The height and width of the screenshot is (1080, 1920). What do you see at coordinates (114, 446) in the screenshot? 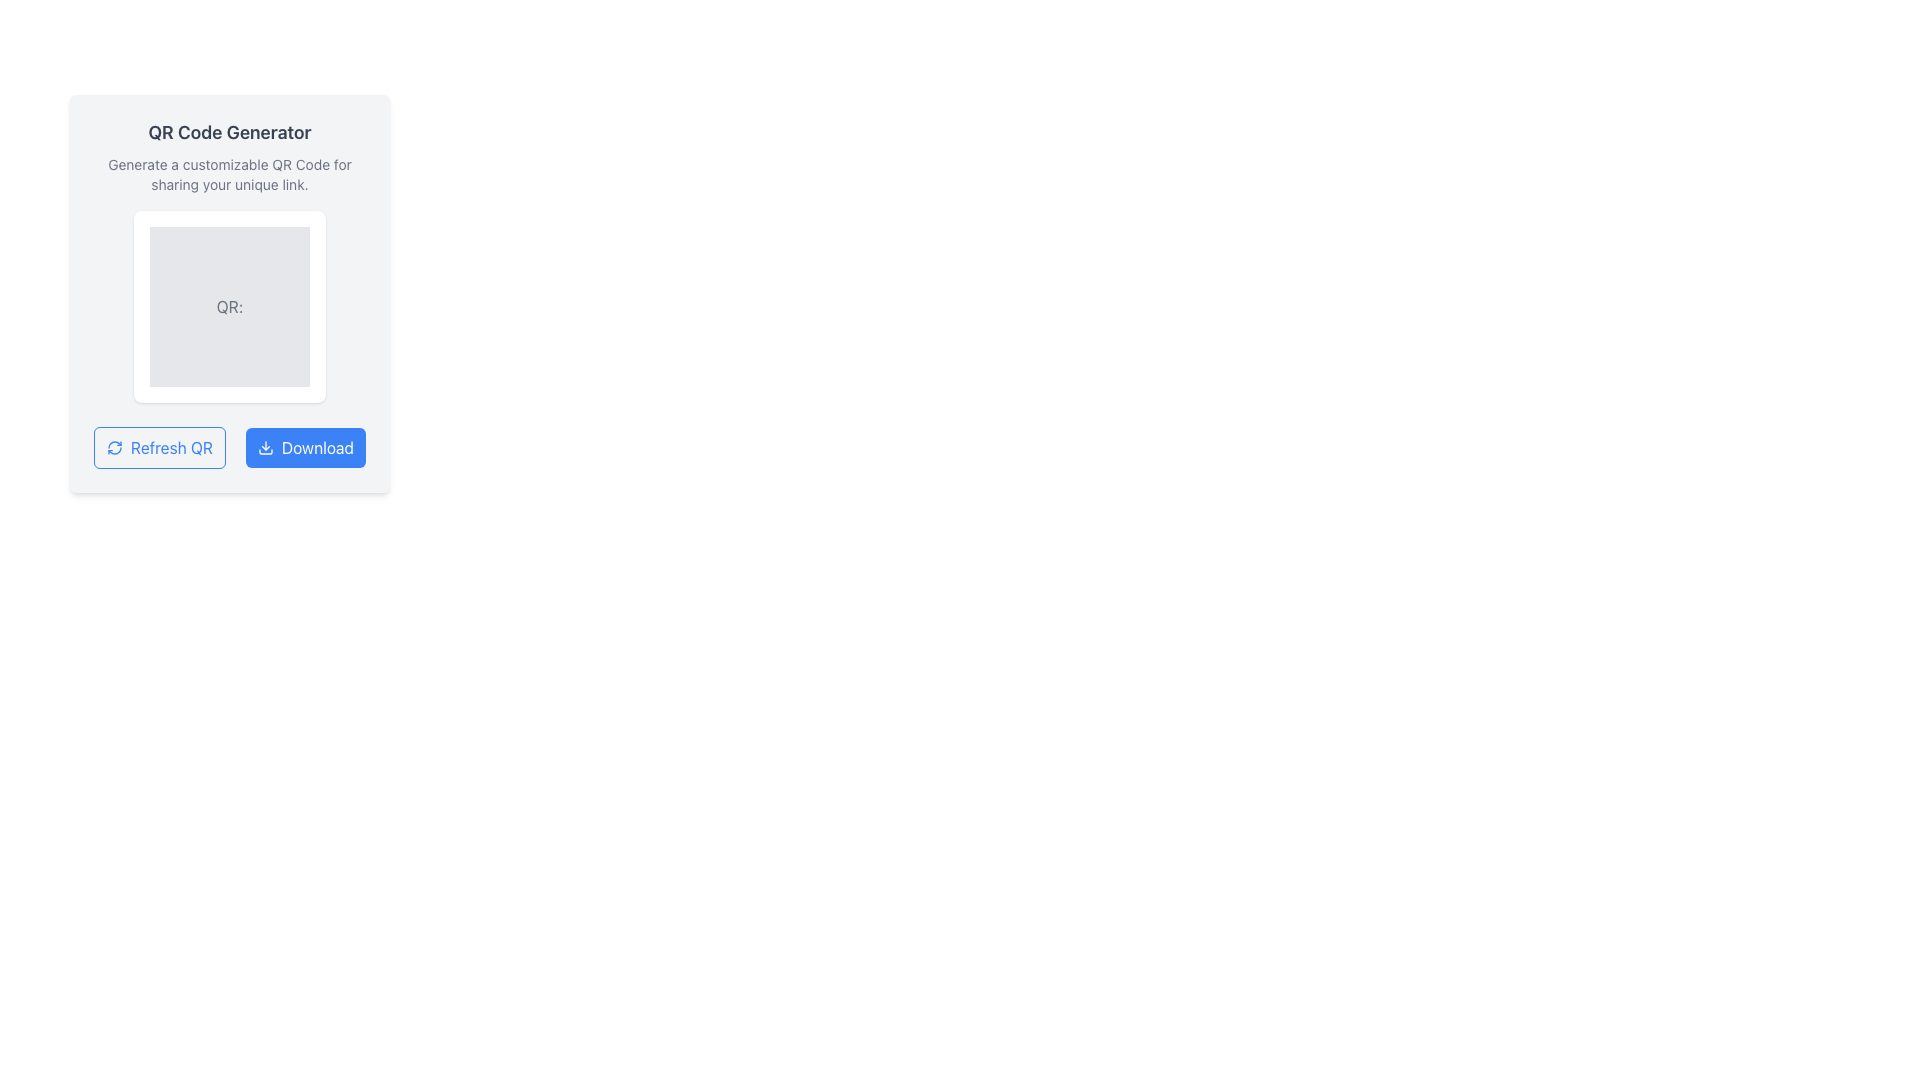
I see `the SVG Icon representing the 'refresh QR' operation, which is part of the 'Refresh QR' button located below the QR Code placeholder` at bounding box center [114, 446].